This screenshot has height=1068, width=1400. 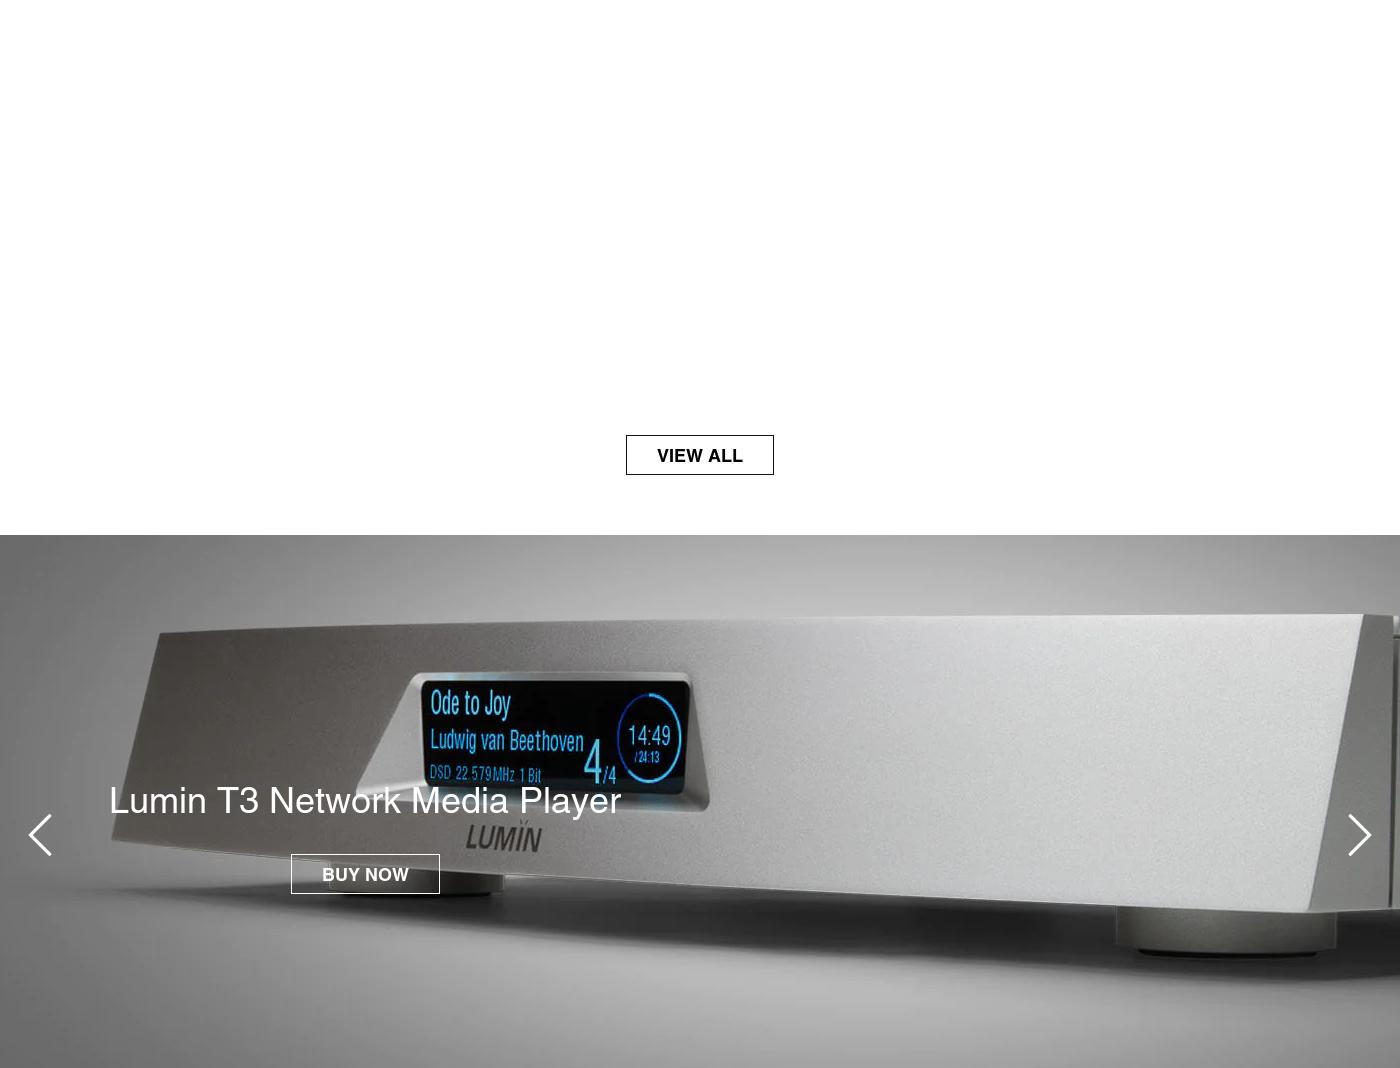 I want to click on 'Lumin T3 Network Media Player', so click(x=364, y=798).